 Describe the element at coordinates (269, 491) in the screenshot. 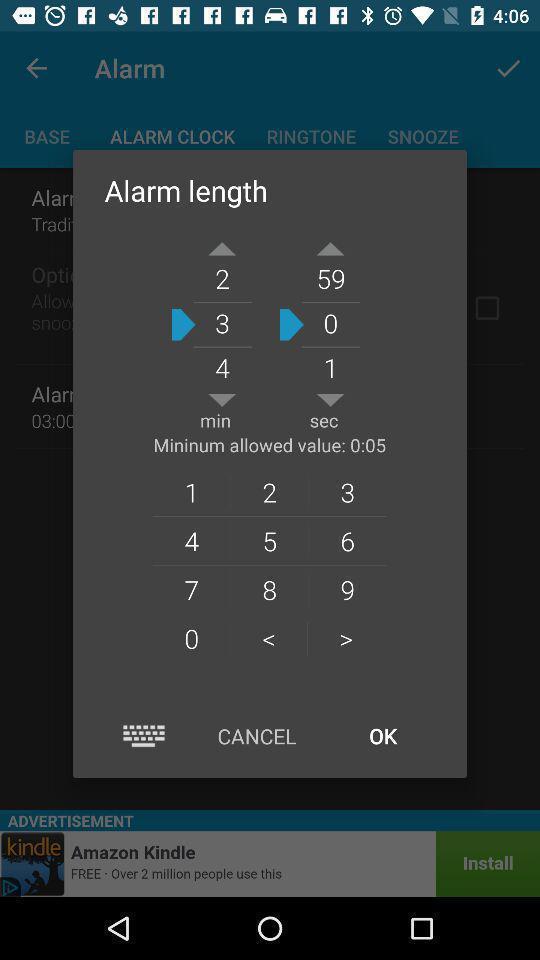

I see `the item next to 1 item` at that location.